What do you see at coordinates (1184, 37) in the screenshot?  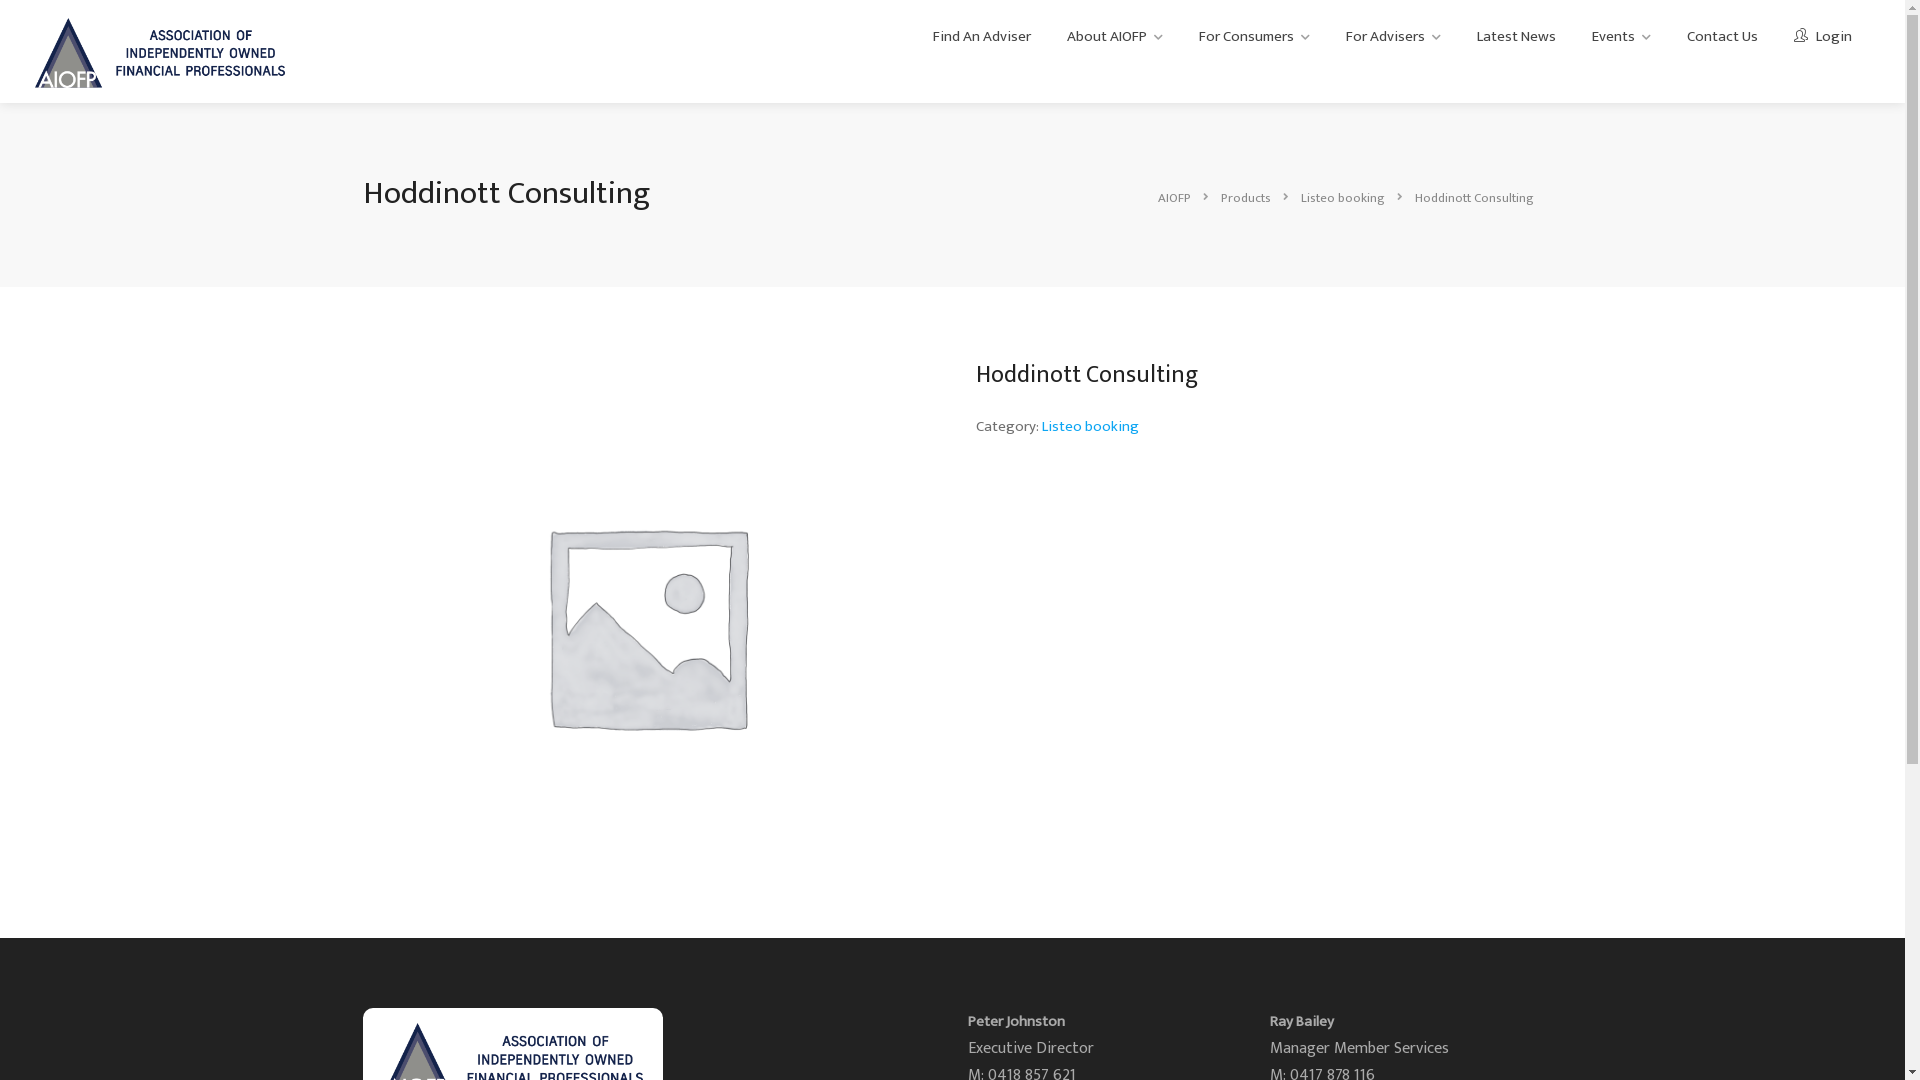 I see `'For Consumers'` at bounding box center [1184, 37].